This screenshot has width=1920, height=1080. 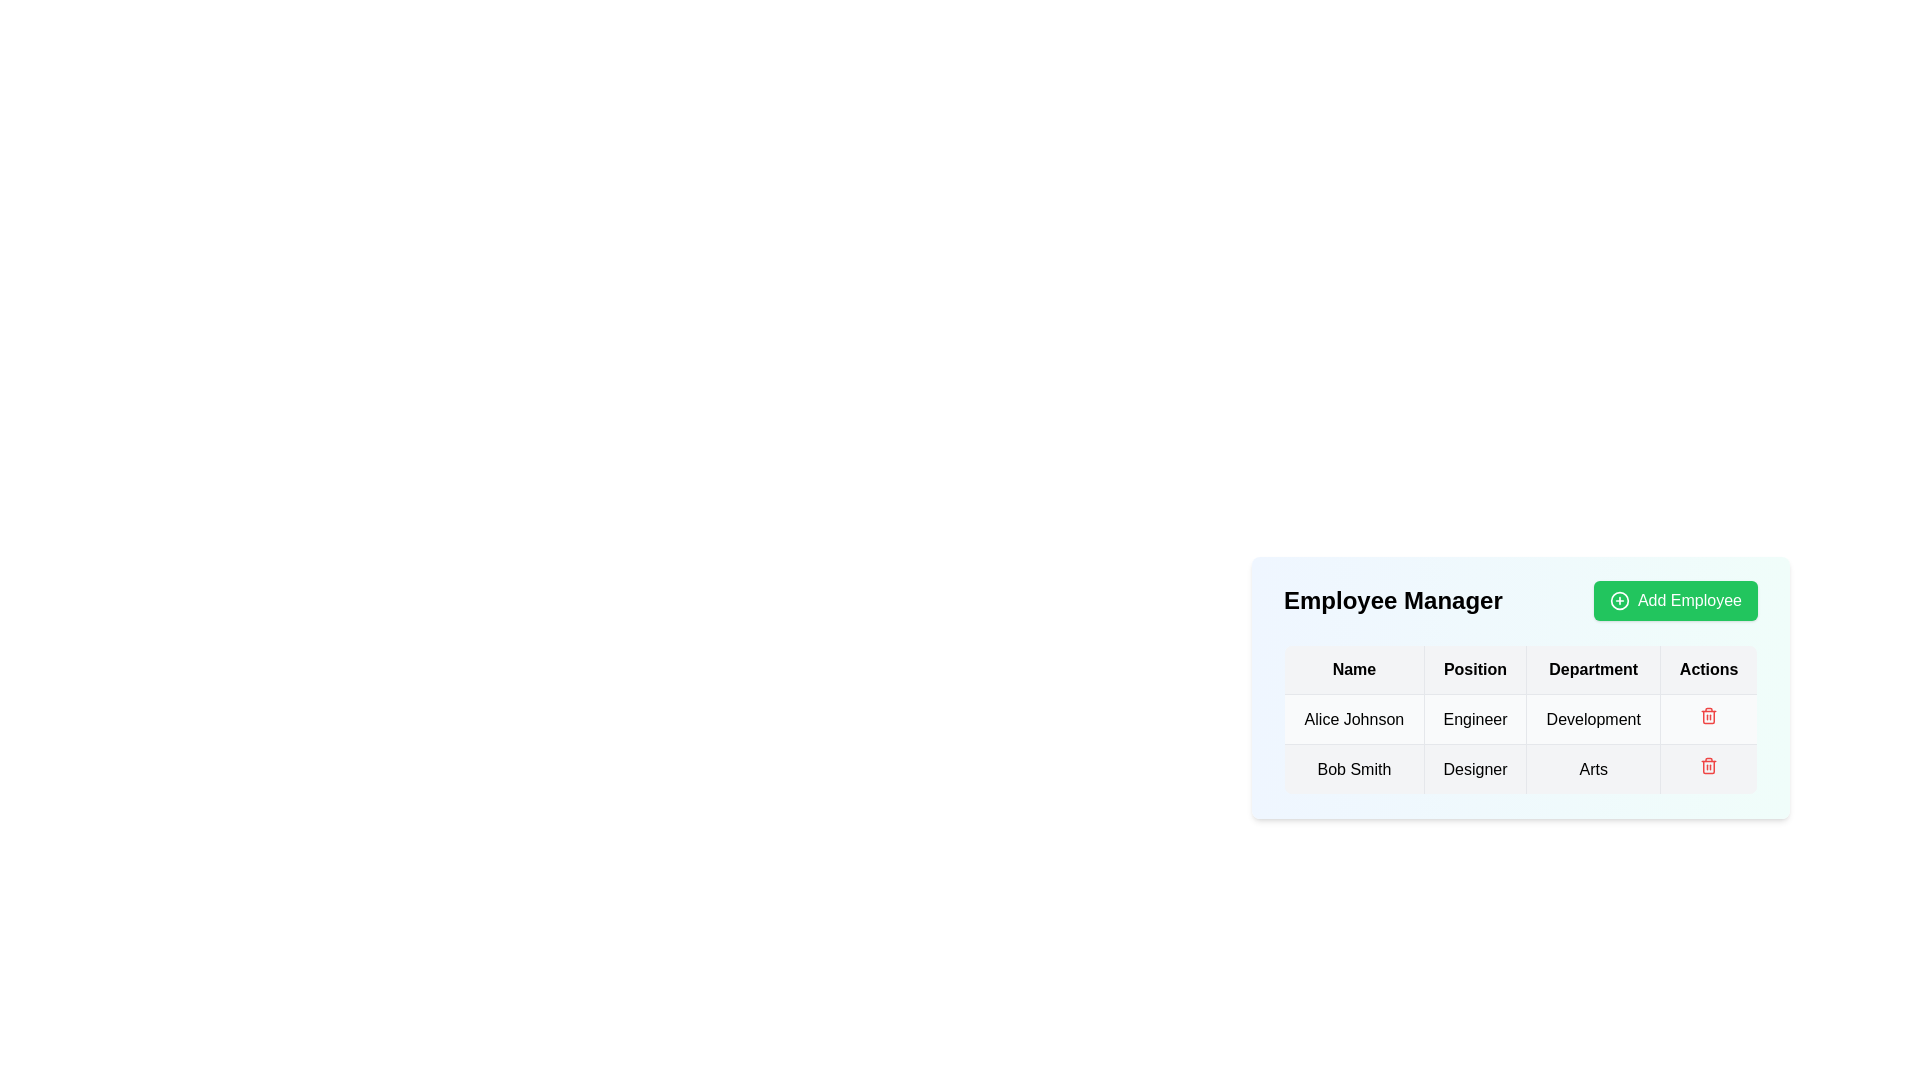 I want to click on the table cell containing 'Alice Johnson' for accessibility navigation, so click(x=1354, y=718).